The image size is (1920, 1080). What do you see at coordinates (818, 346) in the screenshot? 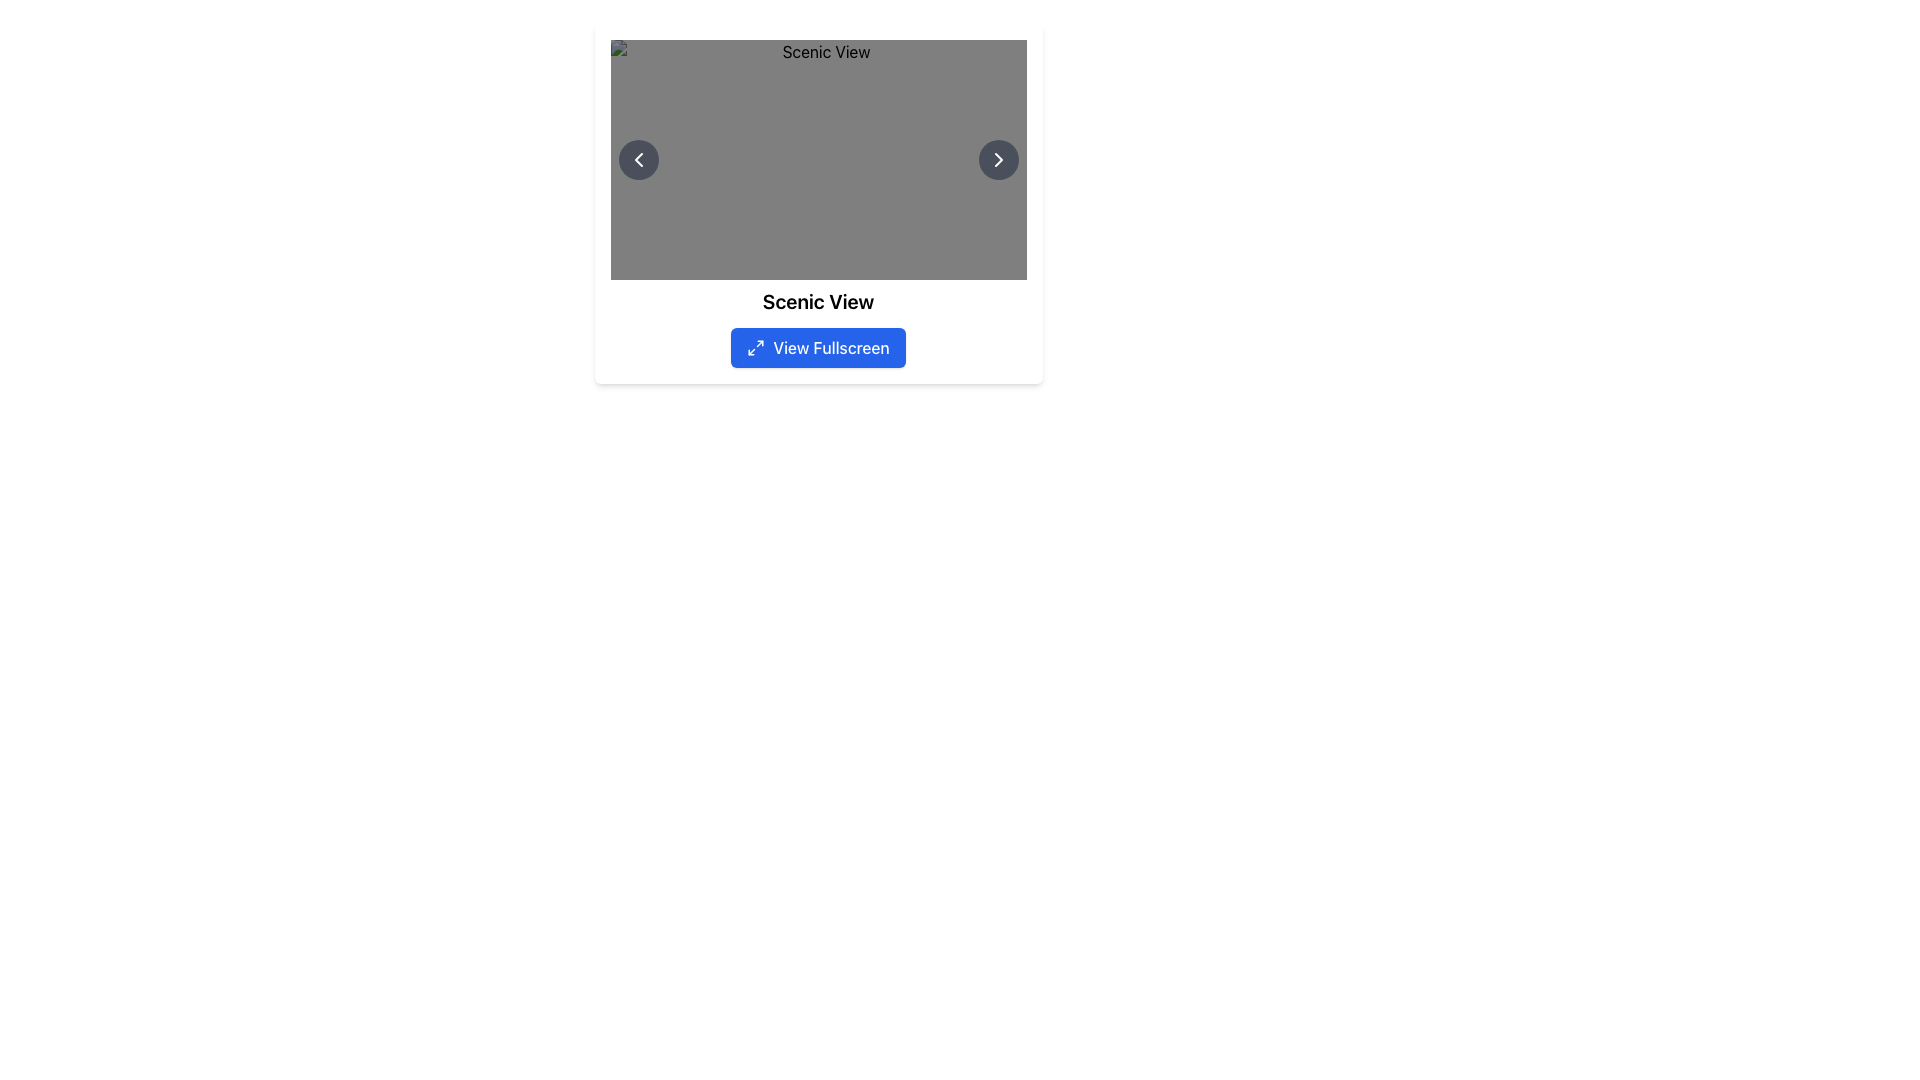
I see `the rectangular button with a blue background and white text saying 'View Fullscreen'` at bounding box center [818, 346].